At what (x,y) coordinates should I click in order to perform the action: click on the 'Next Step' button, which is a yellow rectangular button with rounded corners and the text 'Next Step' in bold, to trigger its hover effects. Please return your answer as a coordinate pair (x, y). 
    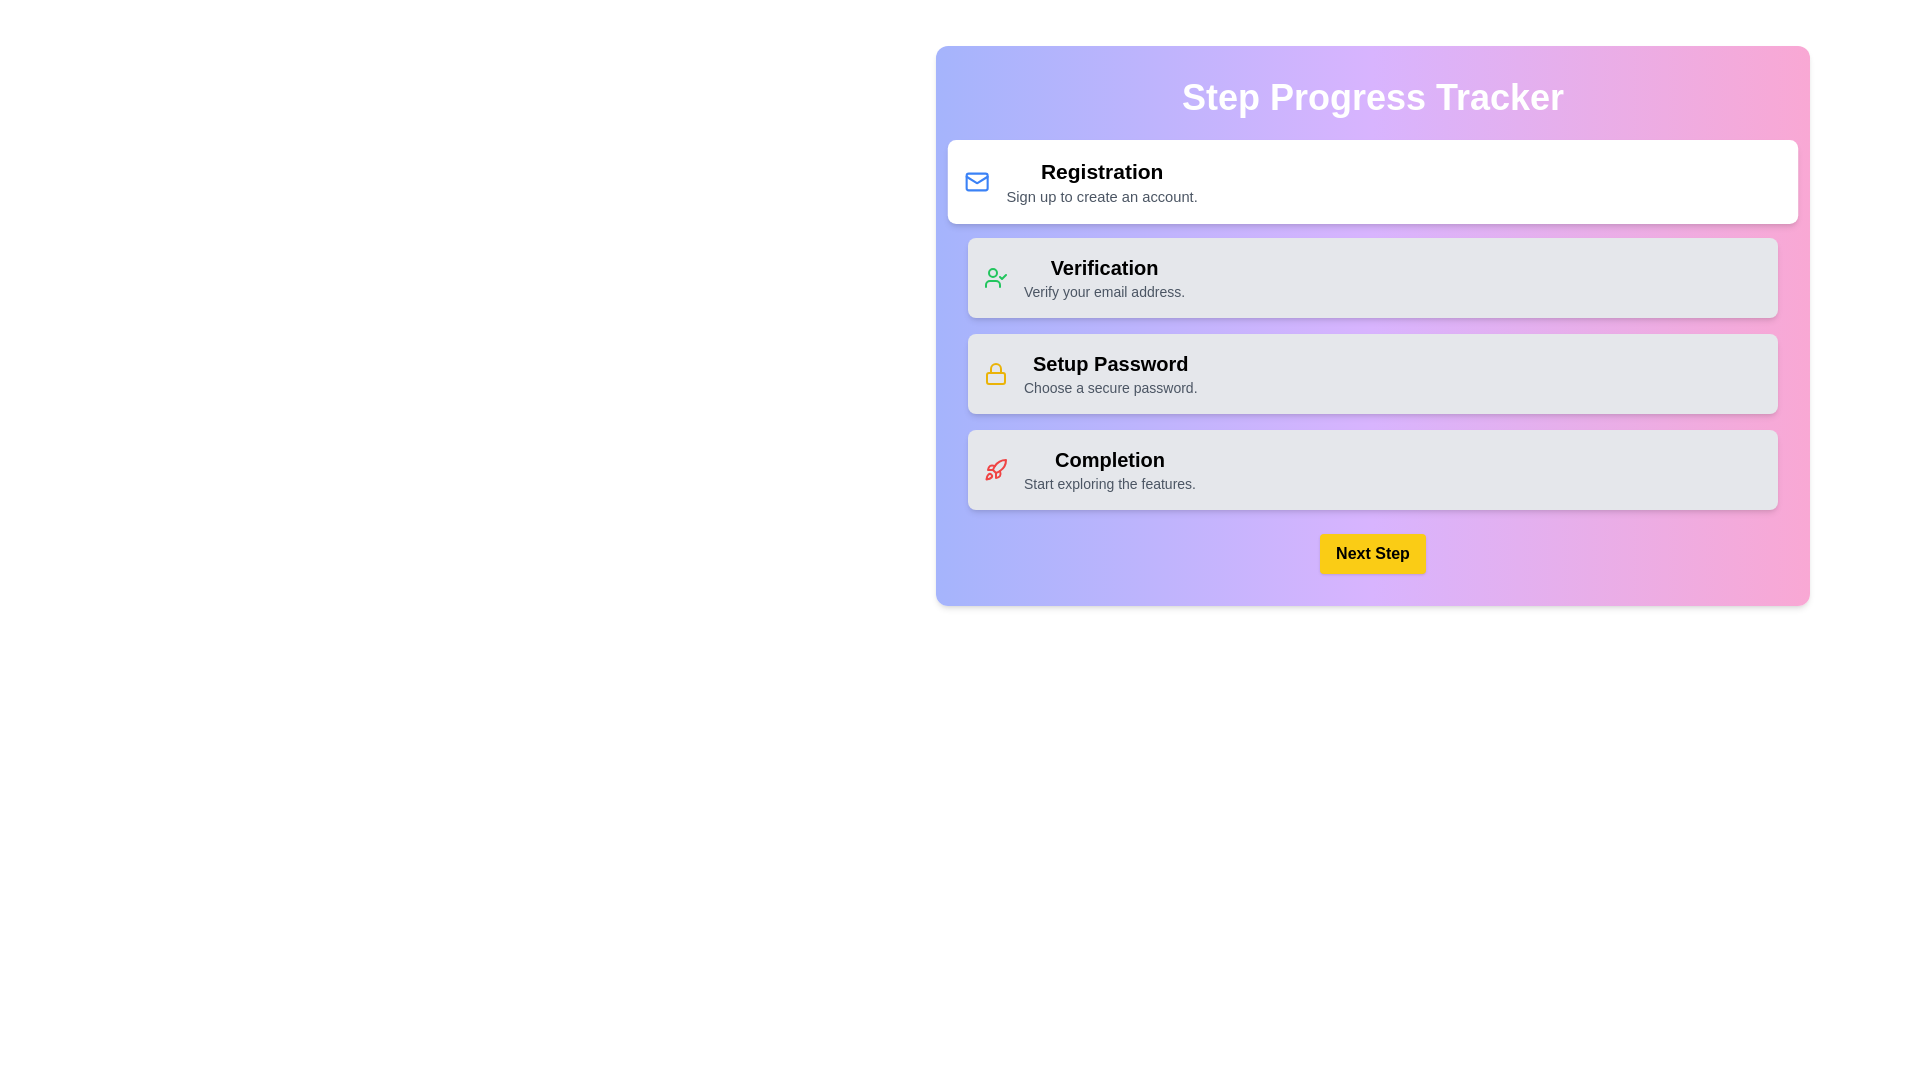
    Looking at the image, I should click on (1371, 554).